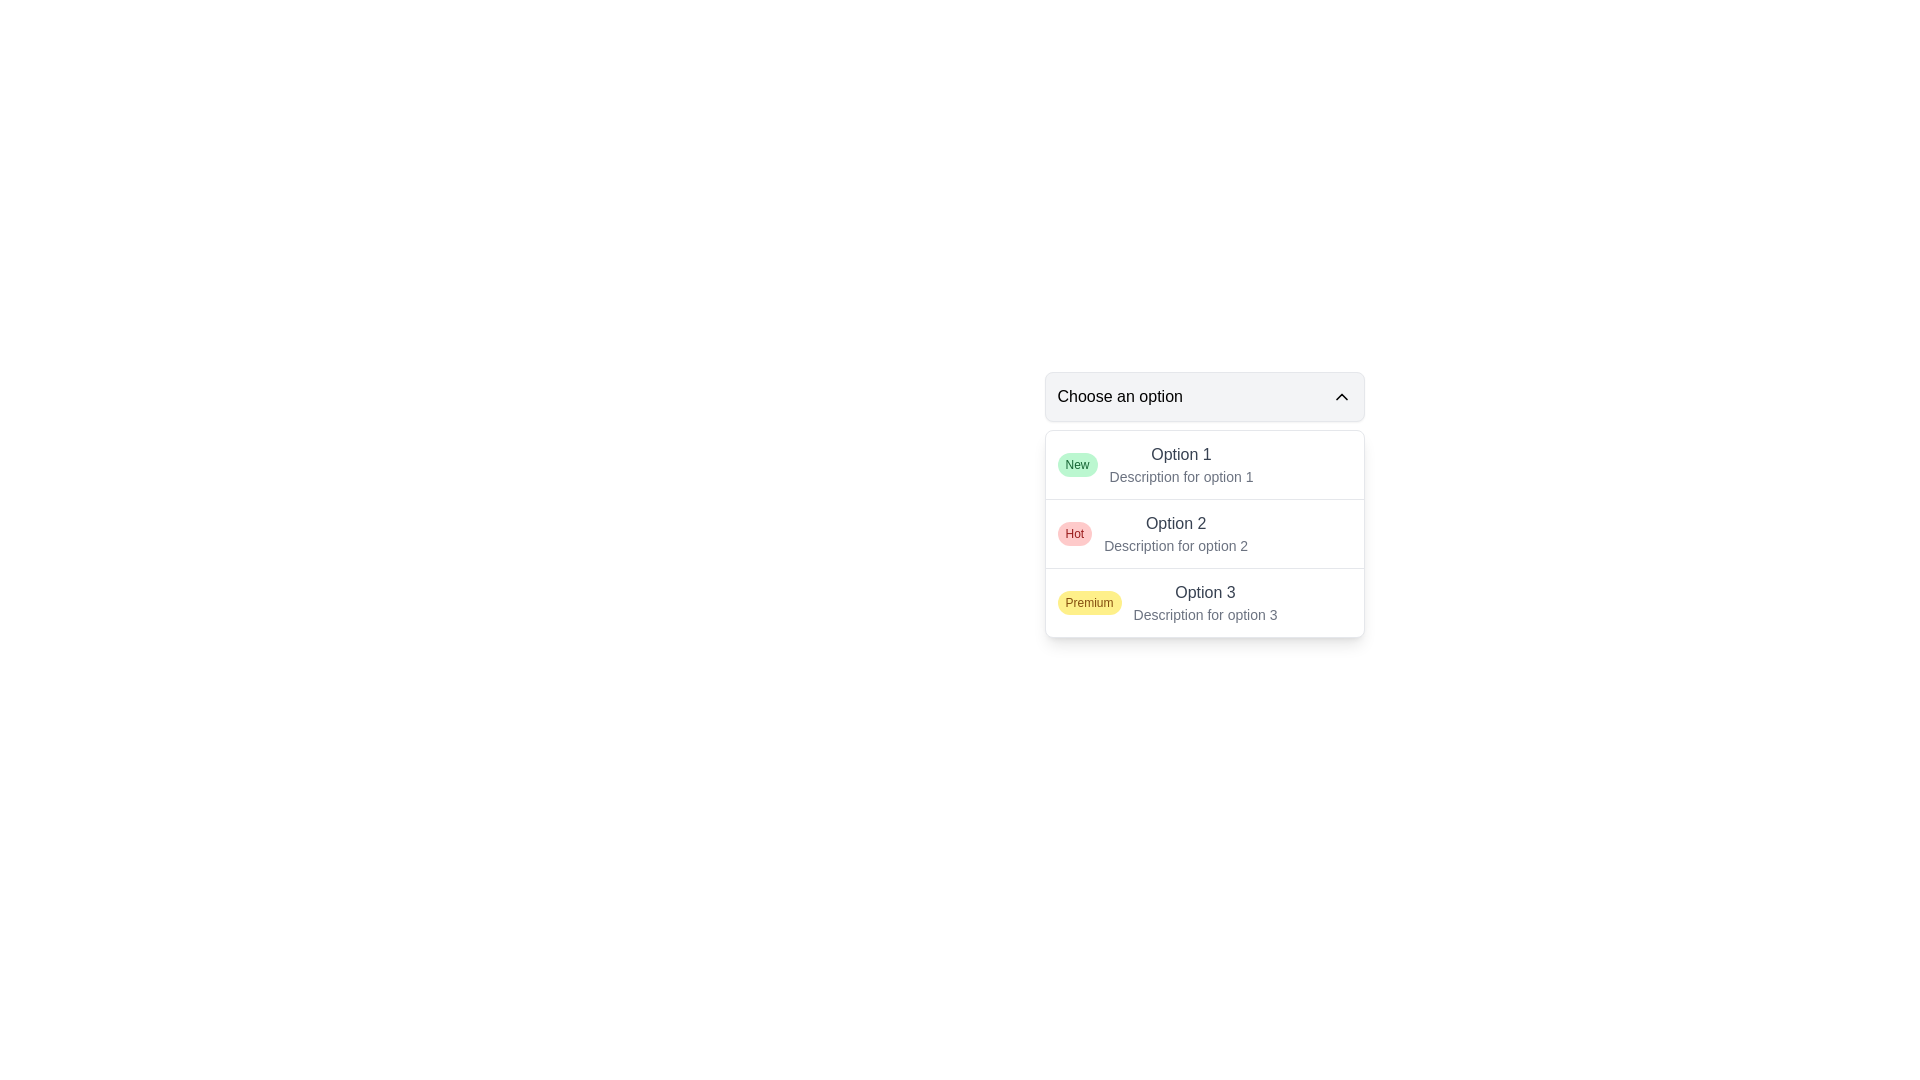 The width and height of the screenshot is (1920, 1080). I want to click on the third list item labeled 'Option 3' within the dropdown menu, so click(1204, 601).